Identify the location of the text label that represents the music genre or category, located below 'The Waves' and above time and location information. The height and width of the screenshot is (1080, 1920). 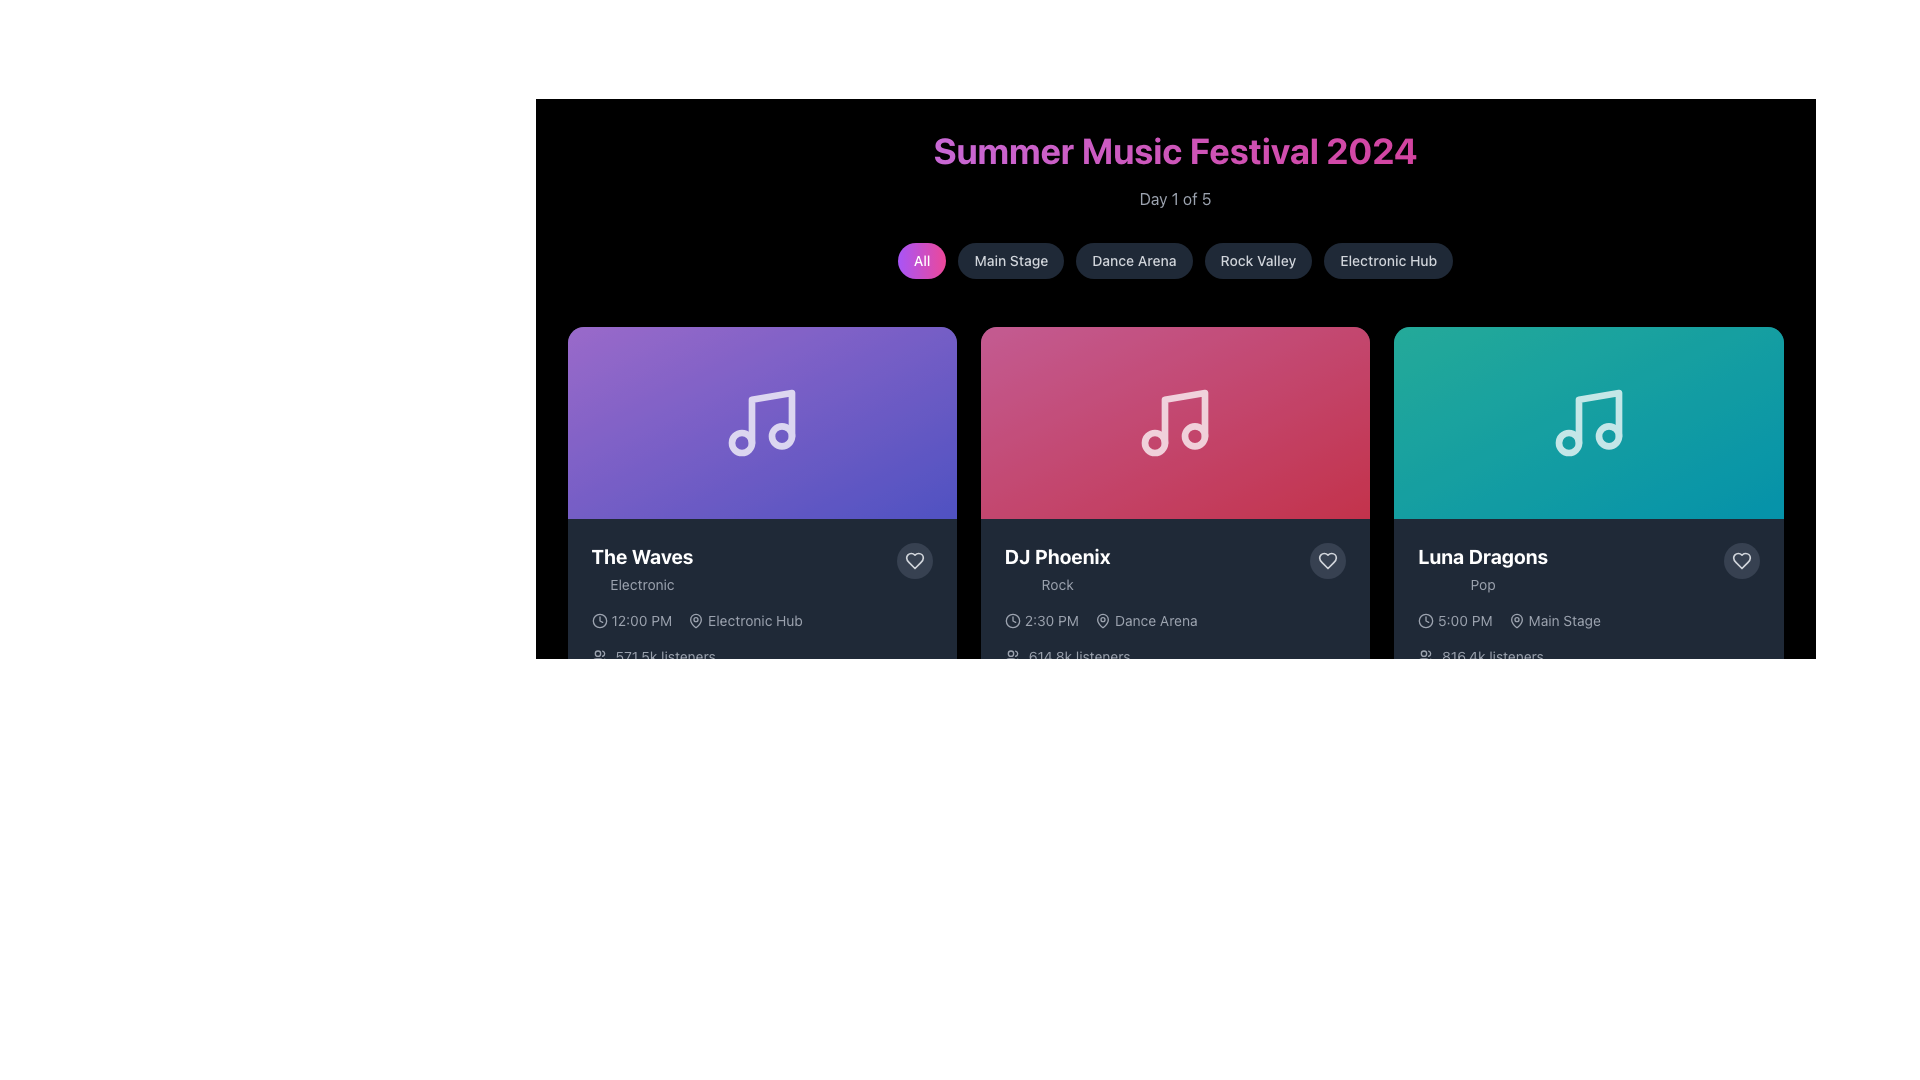
(642, 585).